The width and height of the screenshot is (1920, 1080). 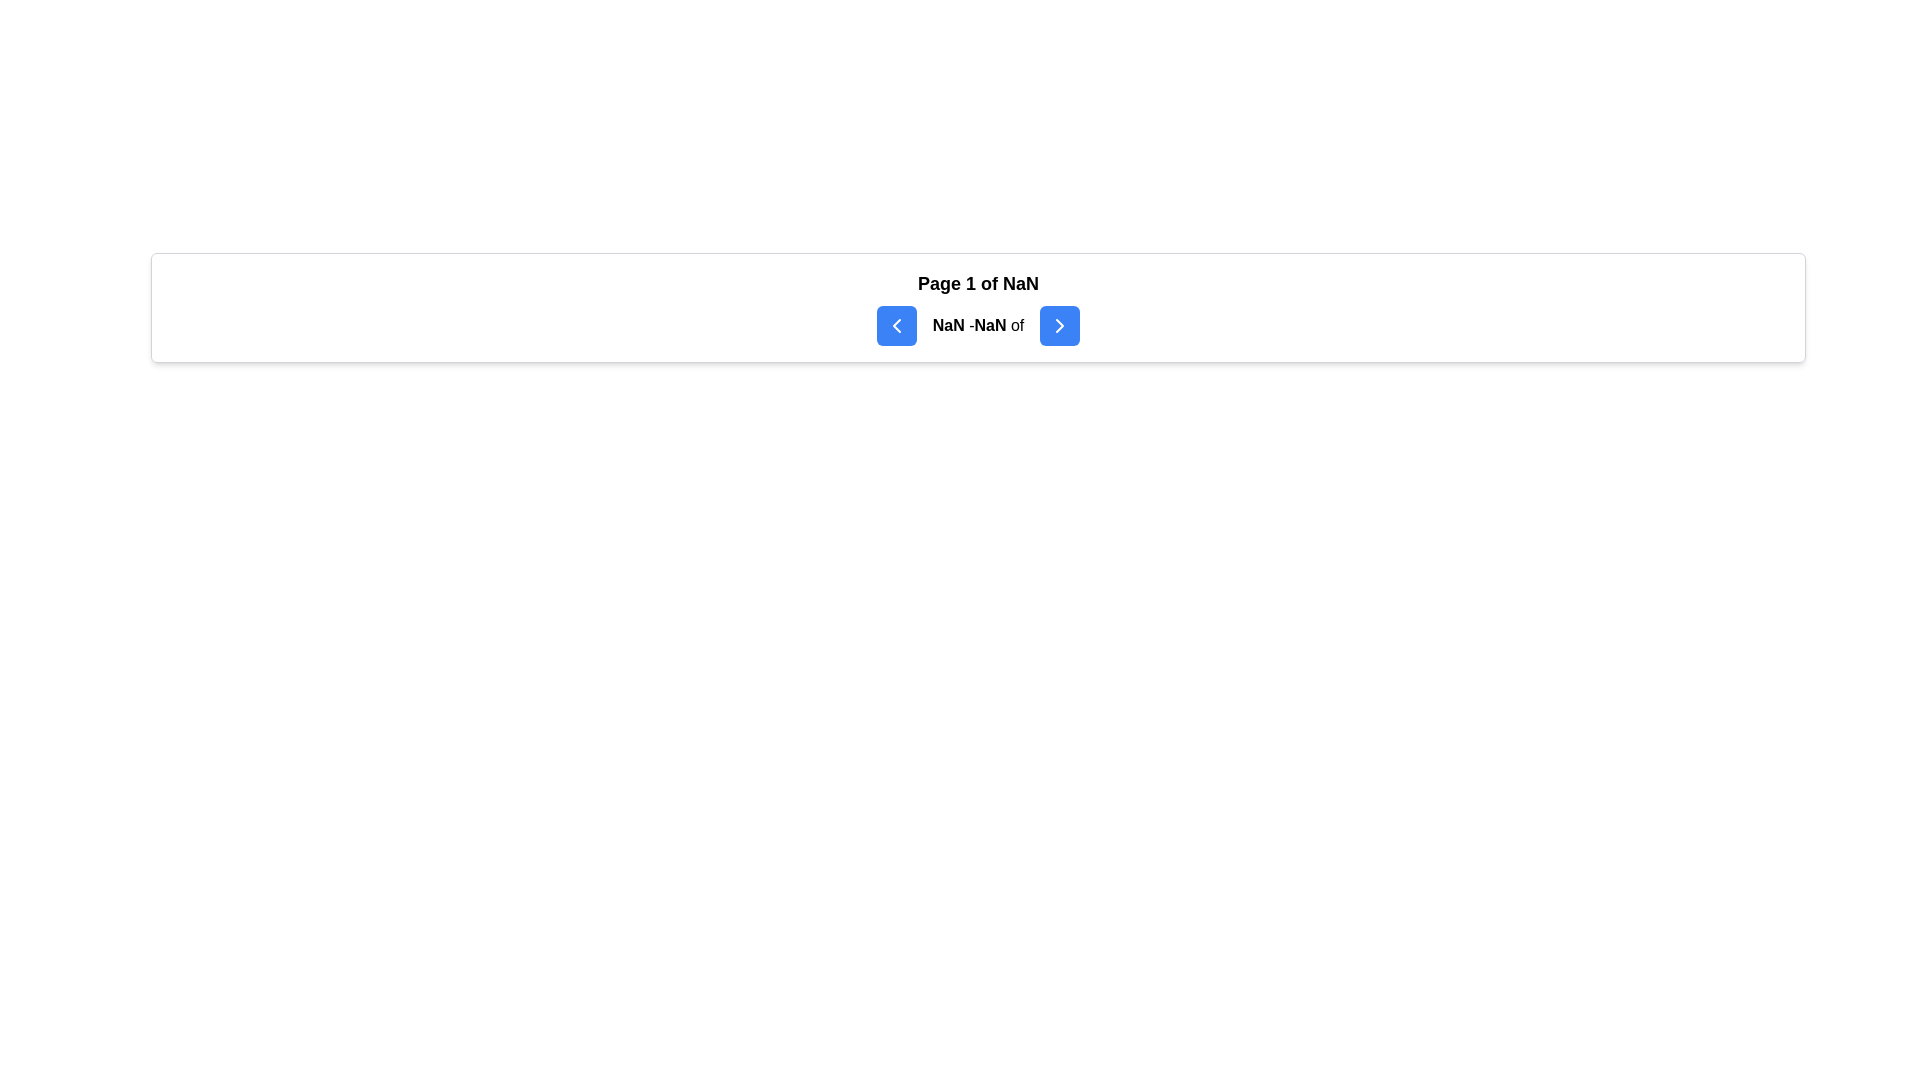 I want to click on the rightmost button in the navigation control group, which has a blue background, rounded corners, and a white arrow icon pointing to the right, so click(x=1059, y=325).